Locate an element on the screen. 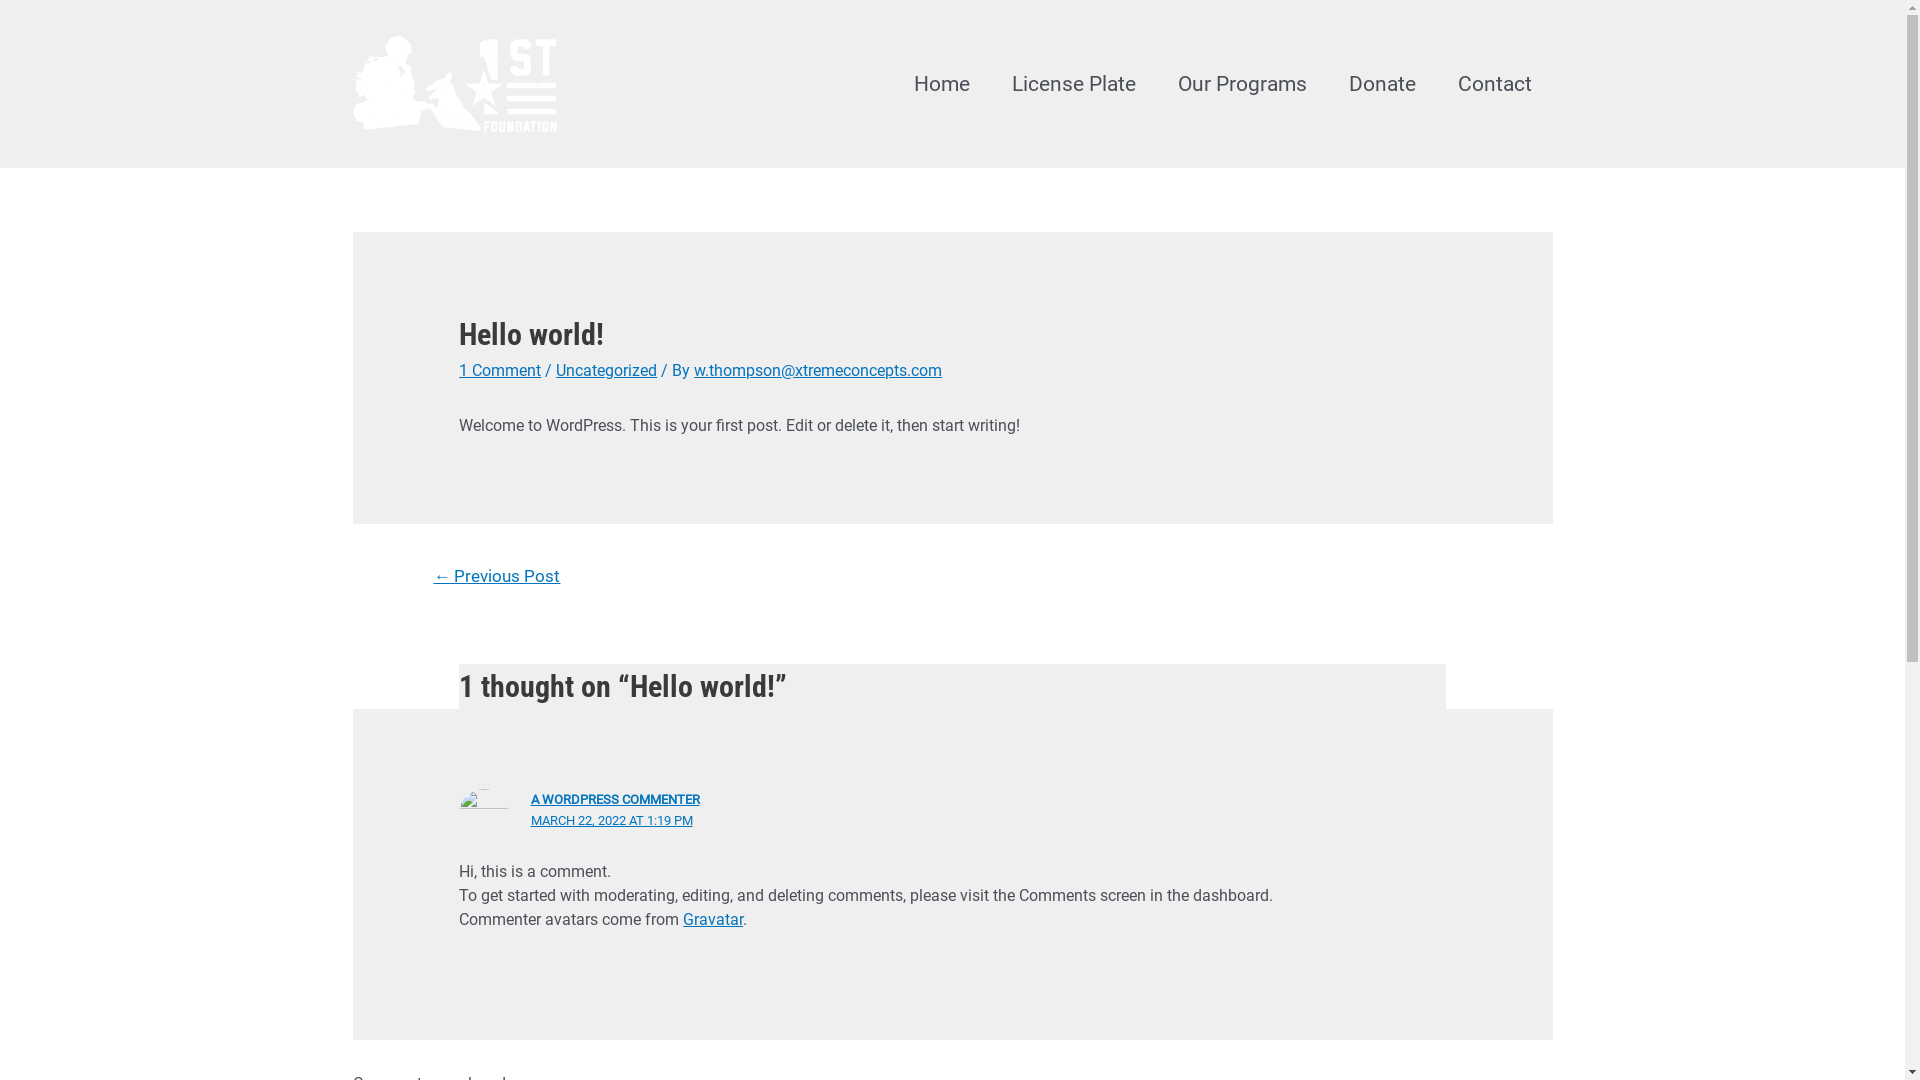 Image resolution: width=1920 pixels, height=1080 pixels. 'Home' is located at coordinates (939, 83).